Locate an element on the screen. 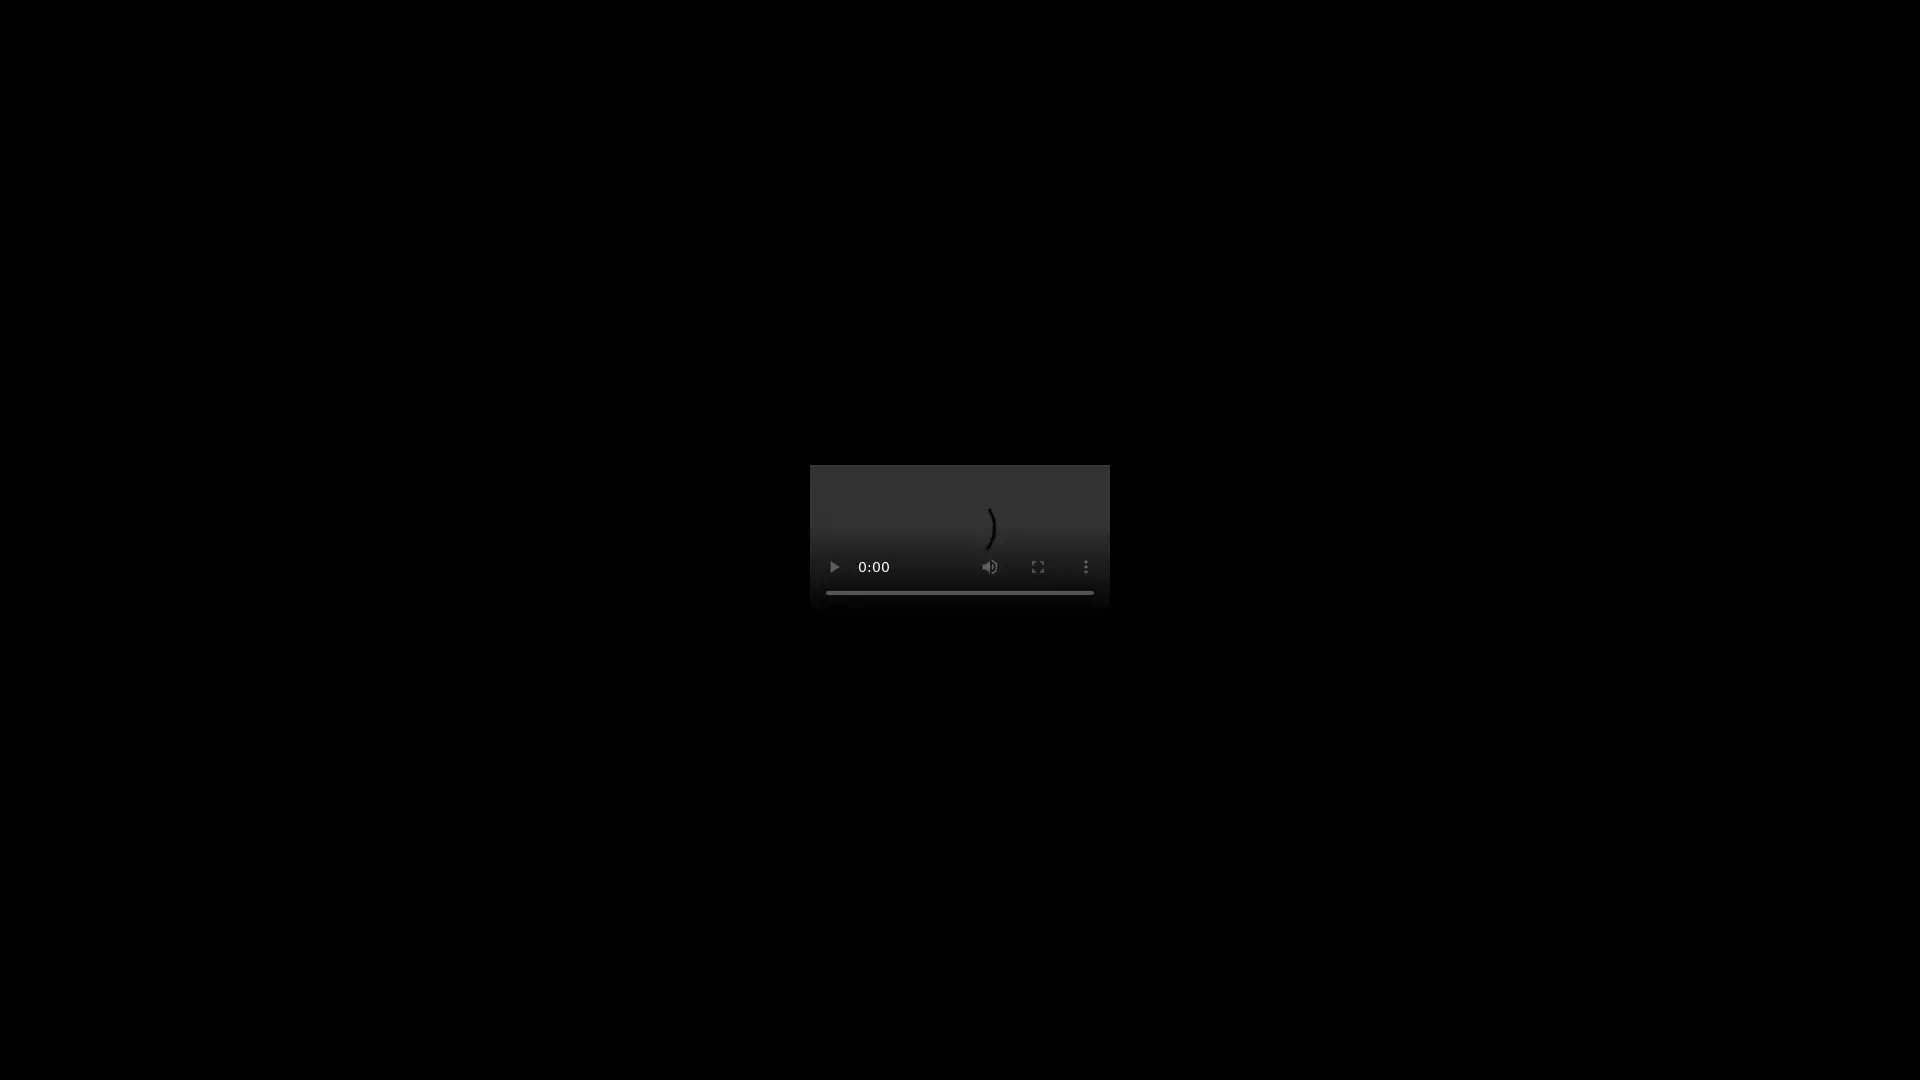 The image size is (1920, 1080). play is located at coordinates (834, 567).